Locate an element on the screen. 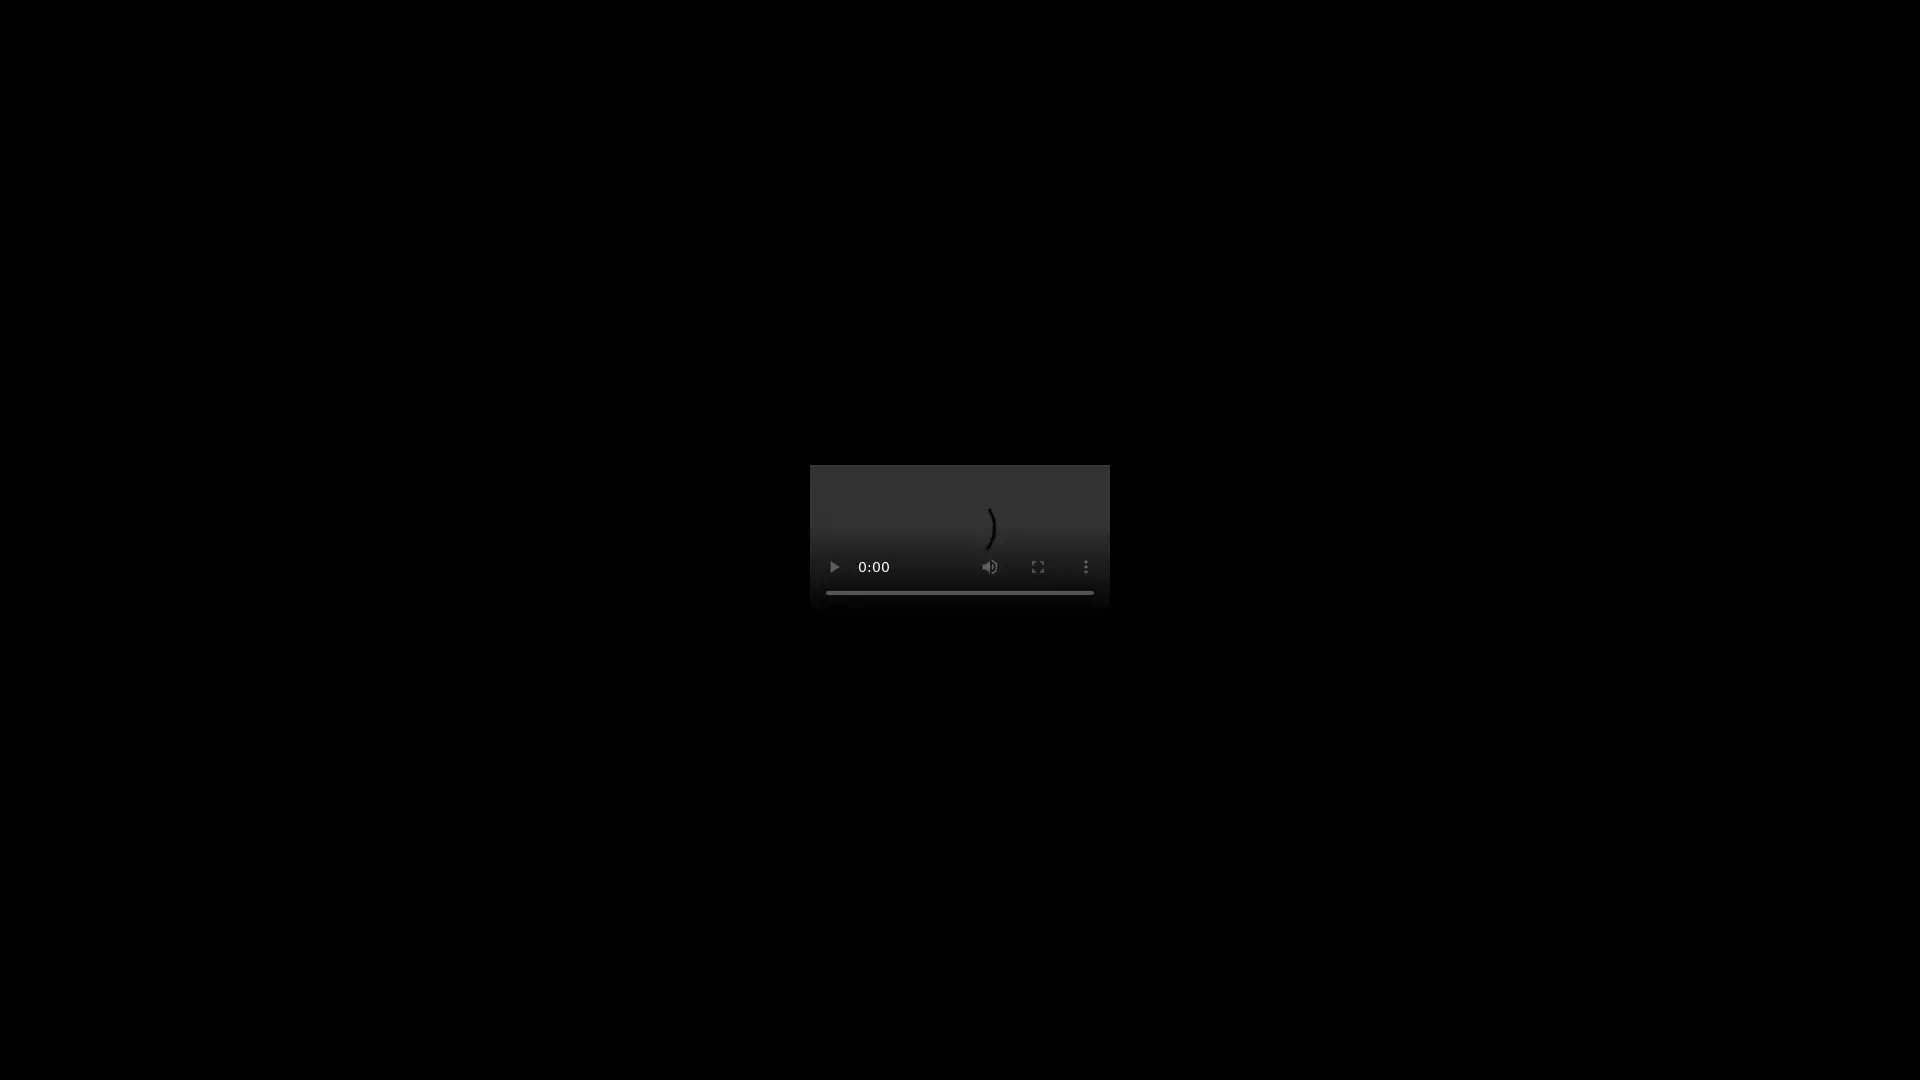 The image size is (1920, 1080). play is located at coordinates (834, 567).